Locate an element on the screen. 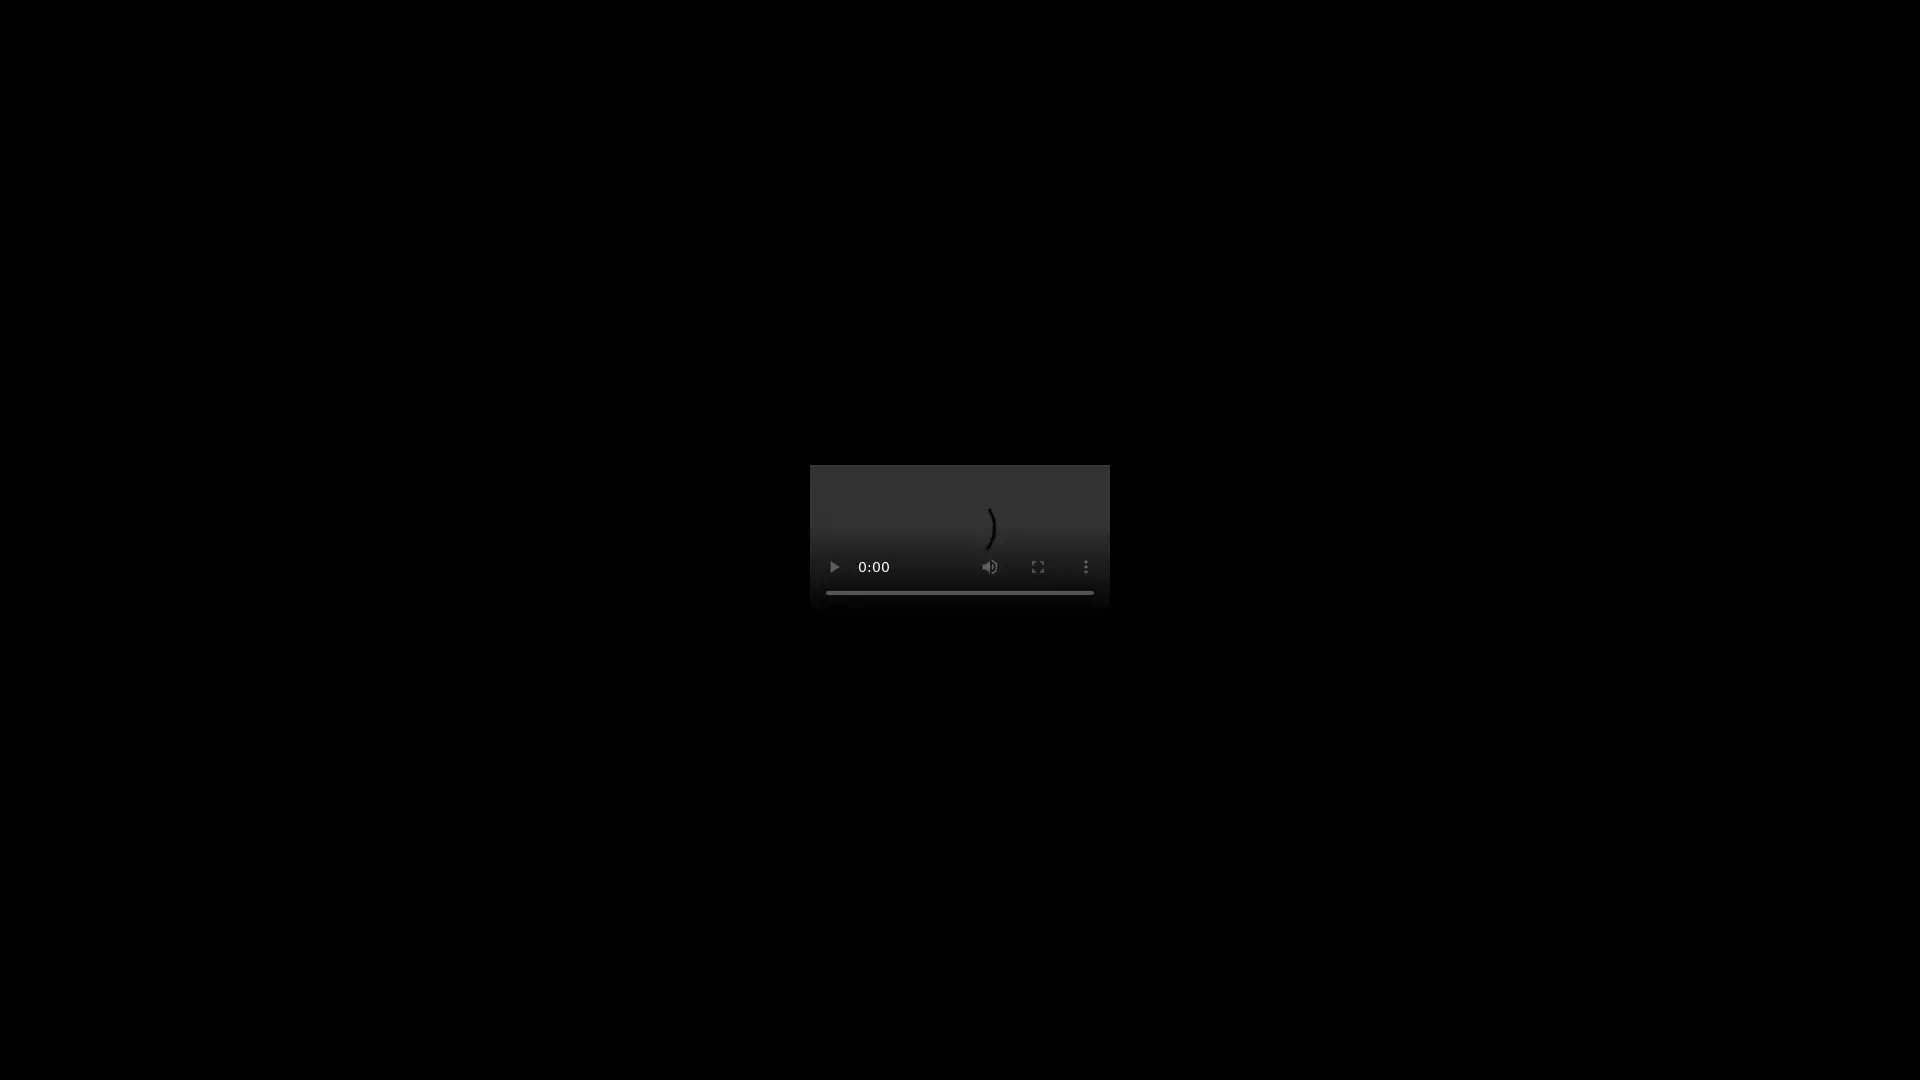 The image size is (1920, 1080). play is located at coordinates (834, 567).